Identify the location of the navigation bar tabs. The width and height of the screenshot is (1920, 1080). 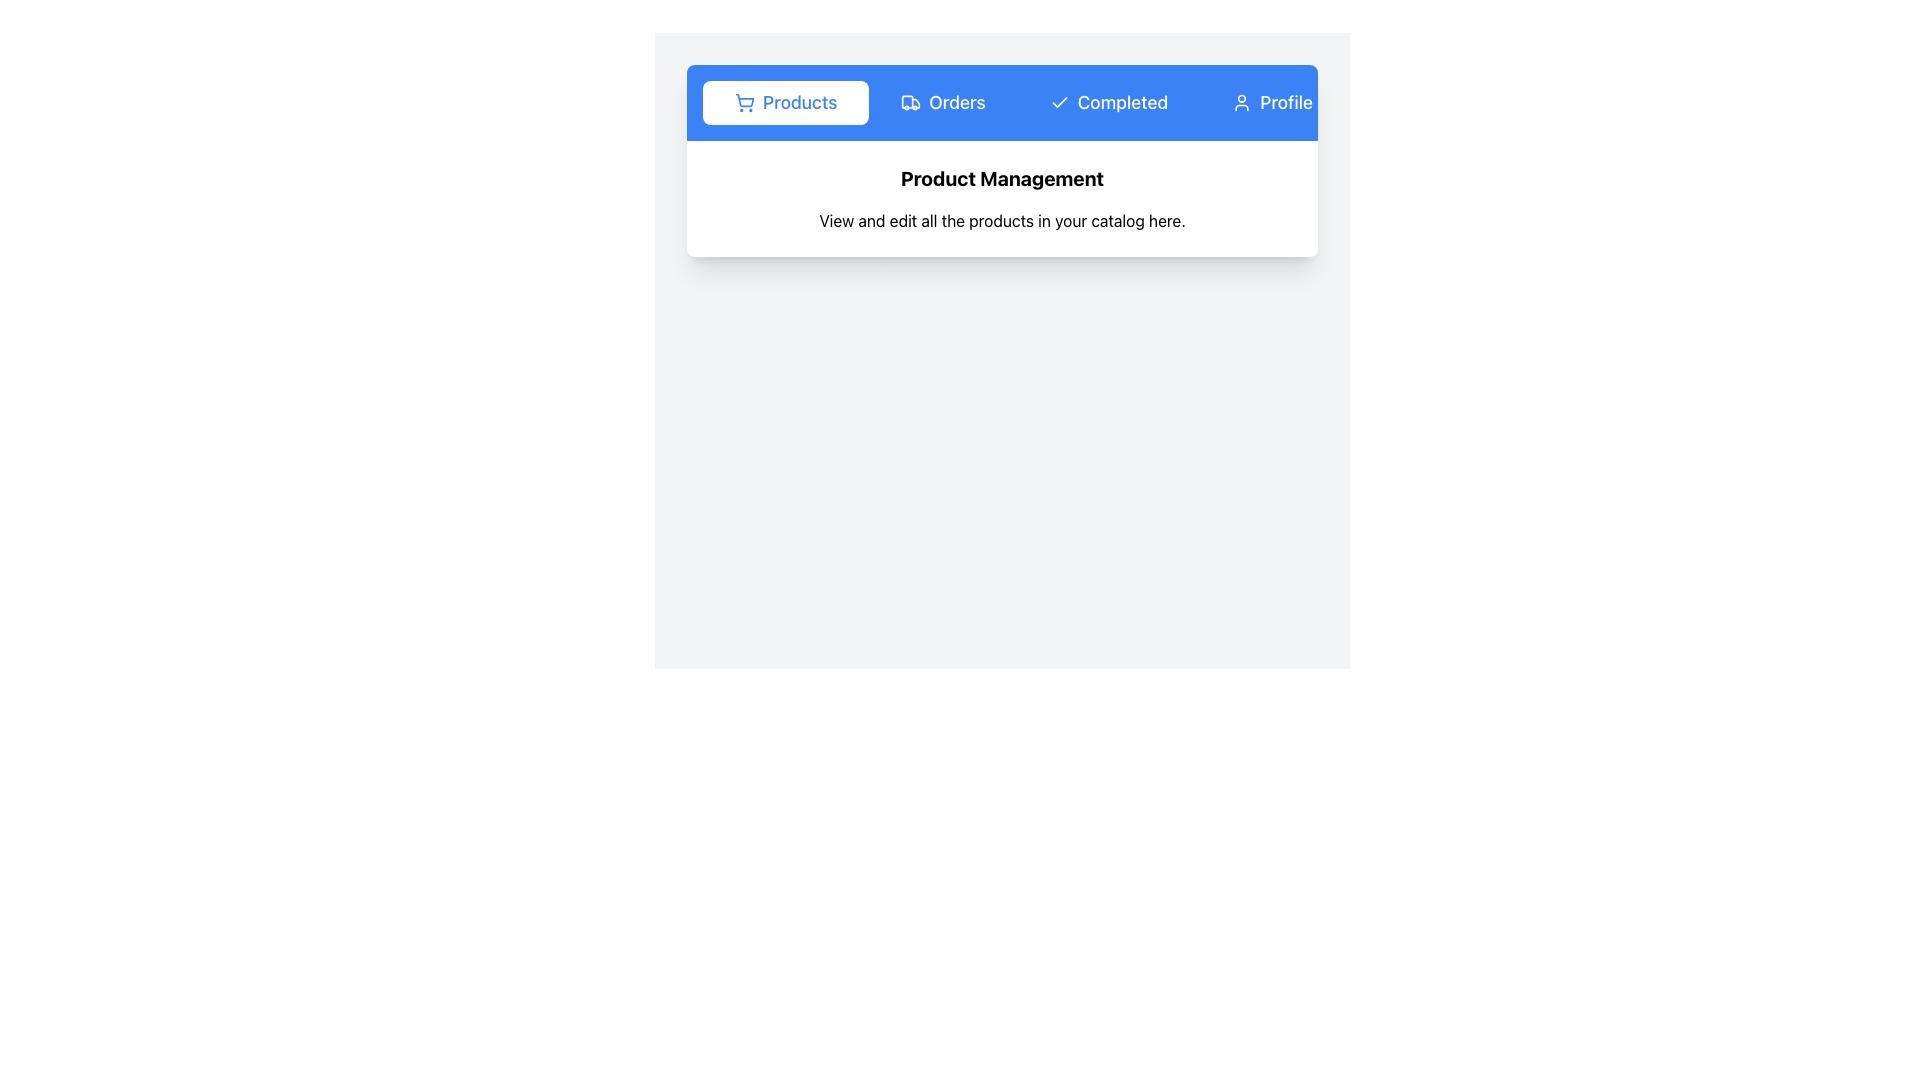
(1002, 103).